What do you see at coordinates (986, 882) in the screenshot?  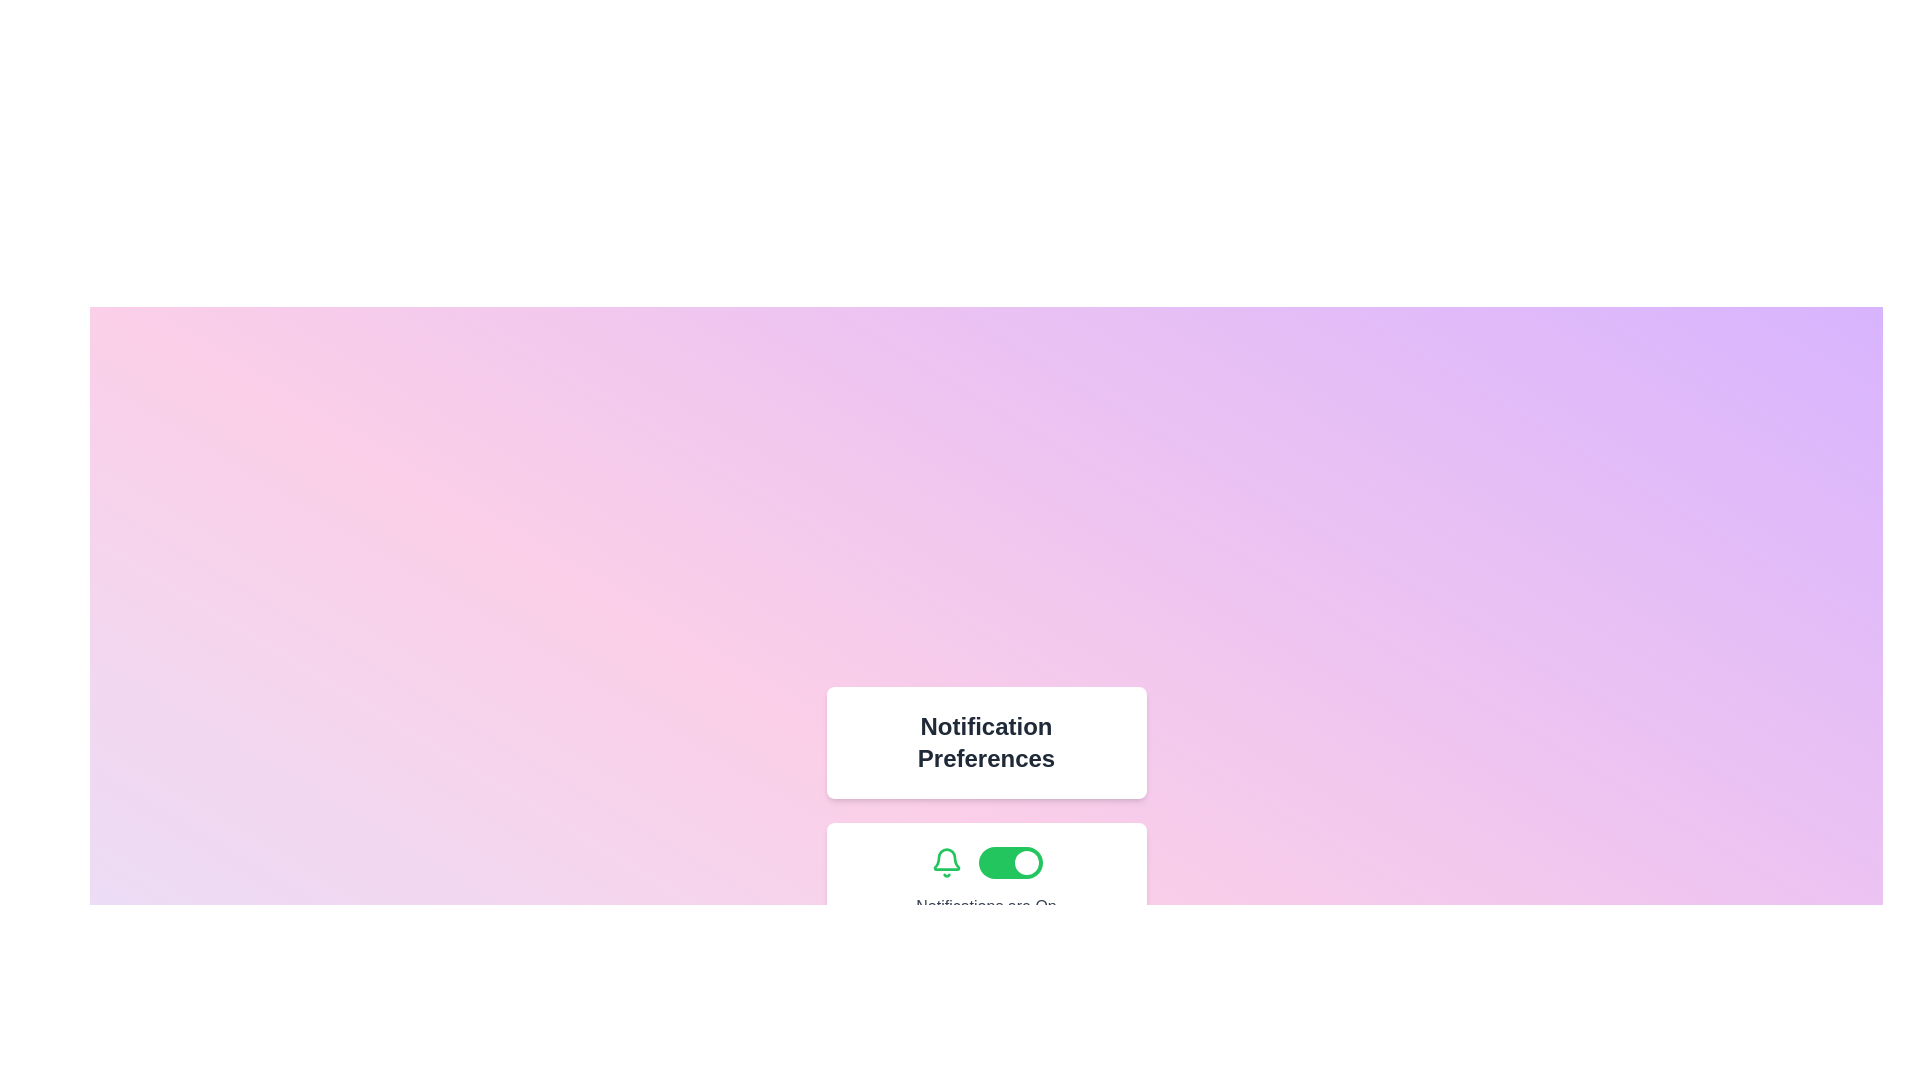 I see `label text of the toggle switch indicating 'Notifications are On' which is visually aligned with a bell icon and located within the Notification Preferences card` at bounding box center [986, 882].